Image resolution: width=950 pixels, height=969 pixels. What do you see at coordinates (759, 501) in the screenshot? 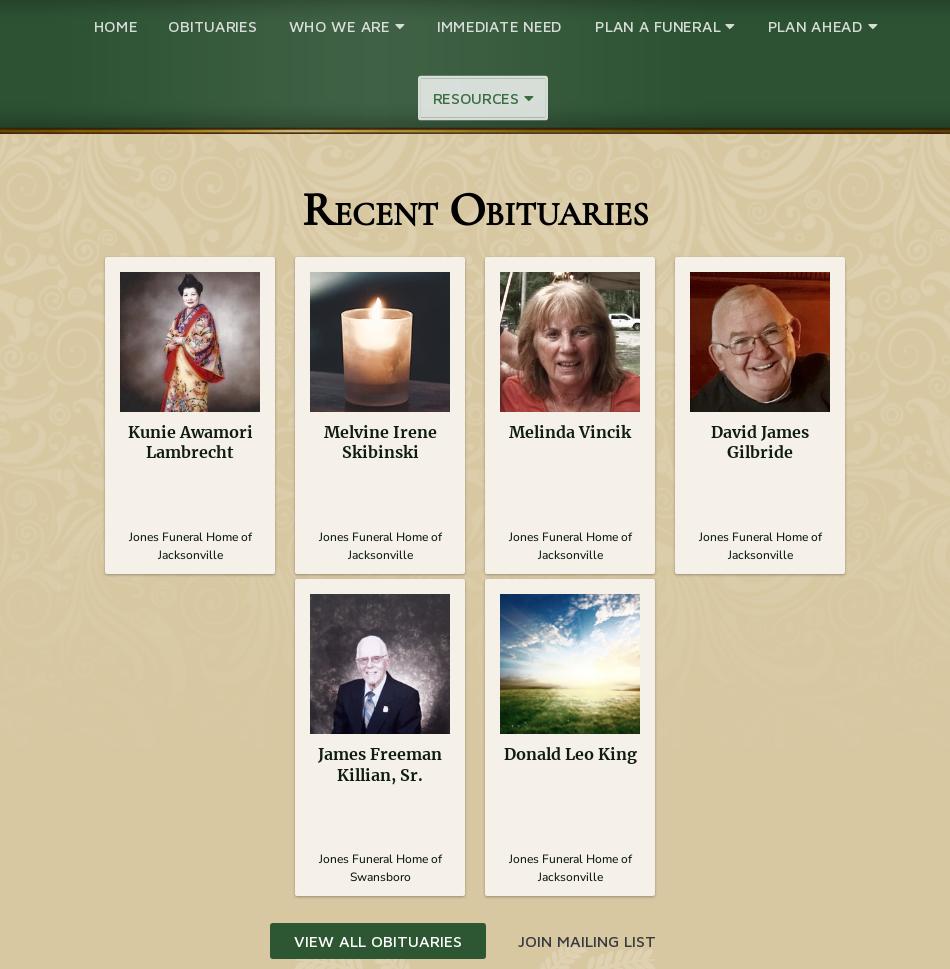
I see `'10/29/2023'` at bounding box center [759, 501].